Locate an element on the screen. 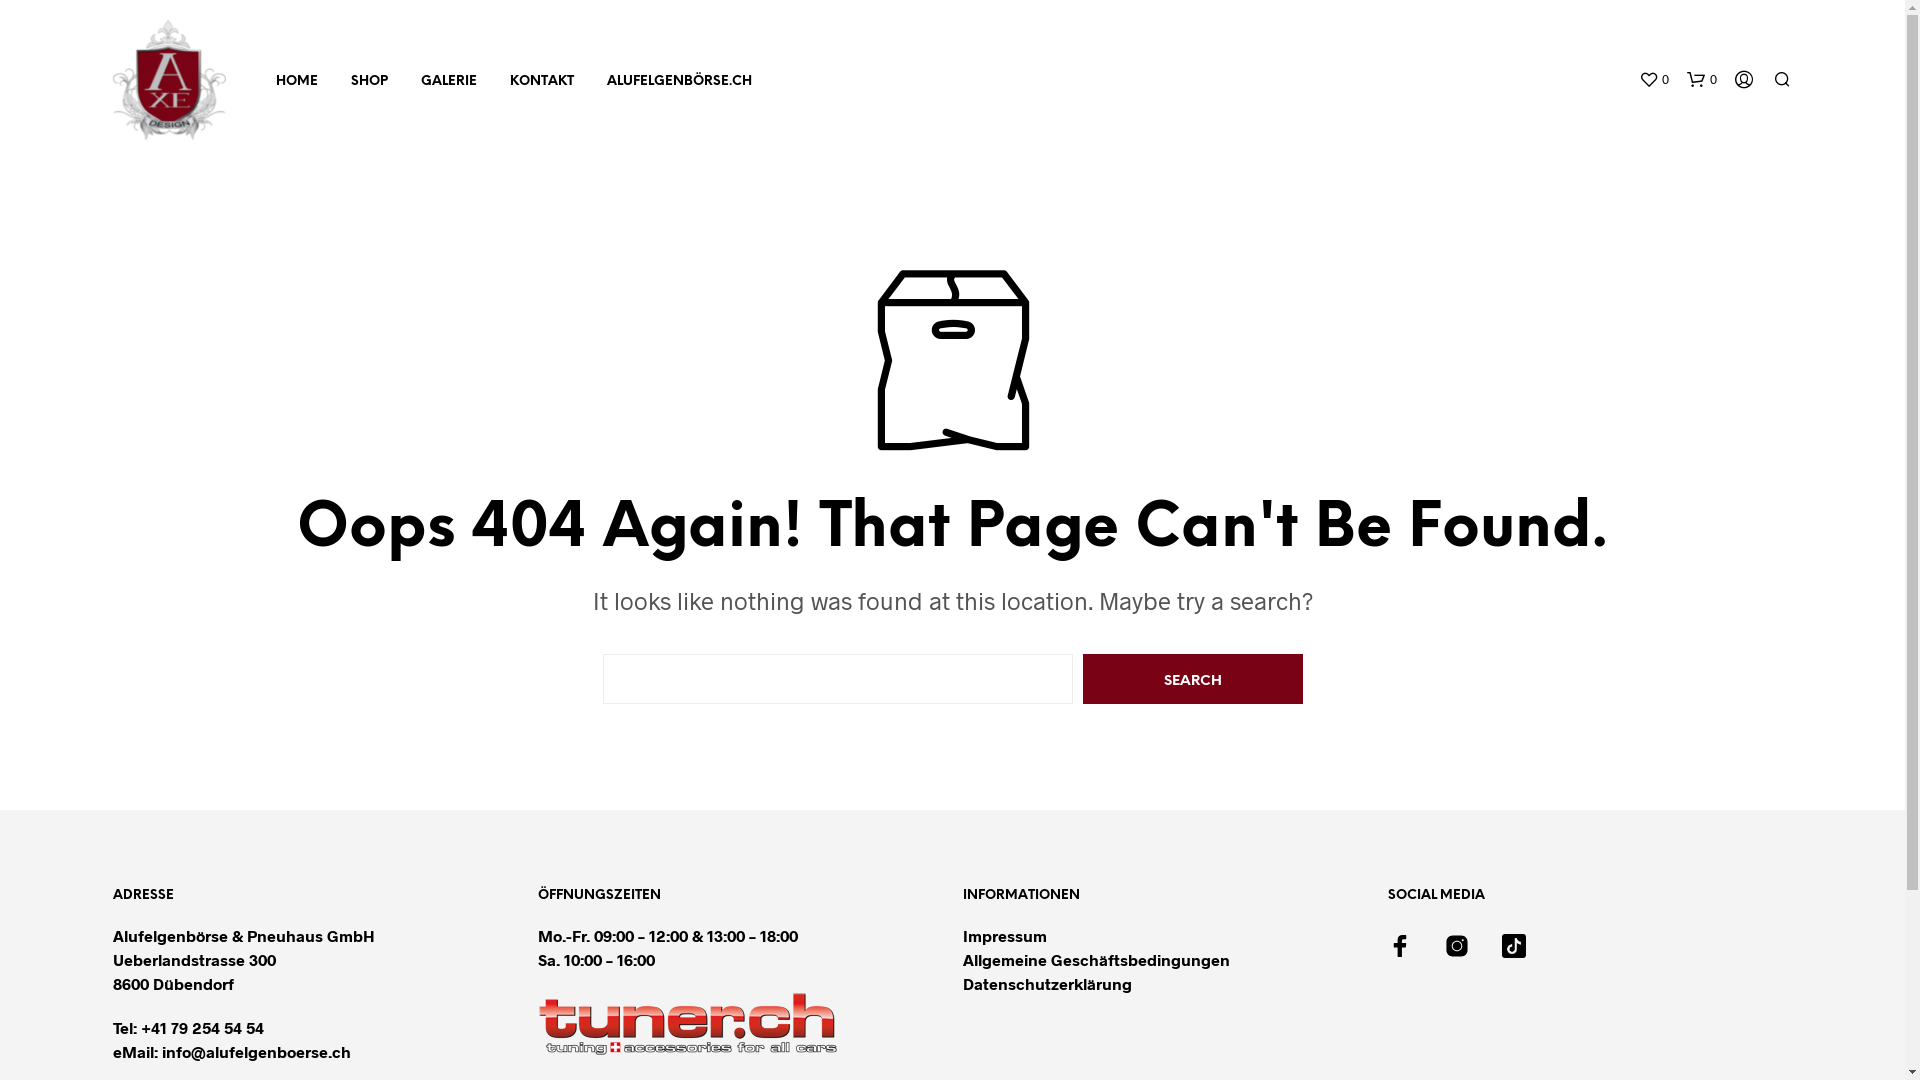 The height and width of the screenshot is (1080, 1920). 'Search' is located at coordinates (1191, 677).